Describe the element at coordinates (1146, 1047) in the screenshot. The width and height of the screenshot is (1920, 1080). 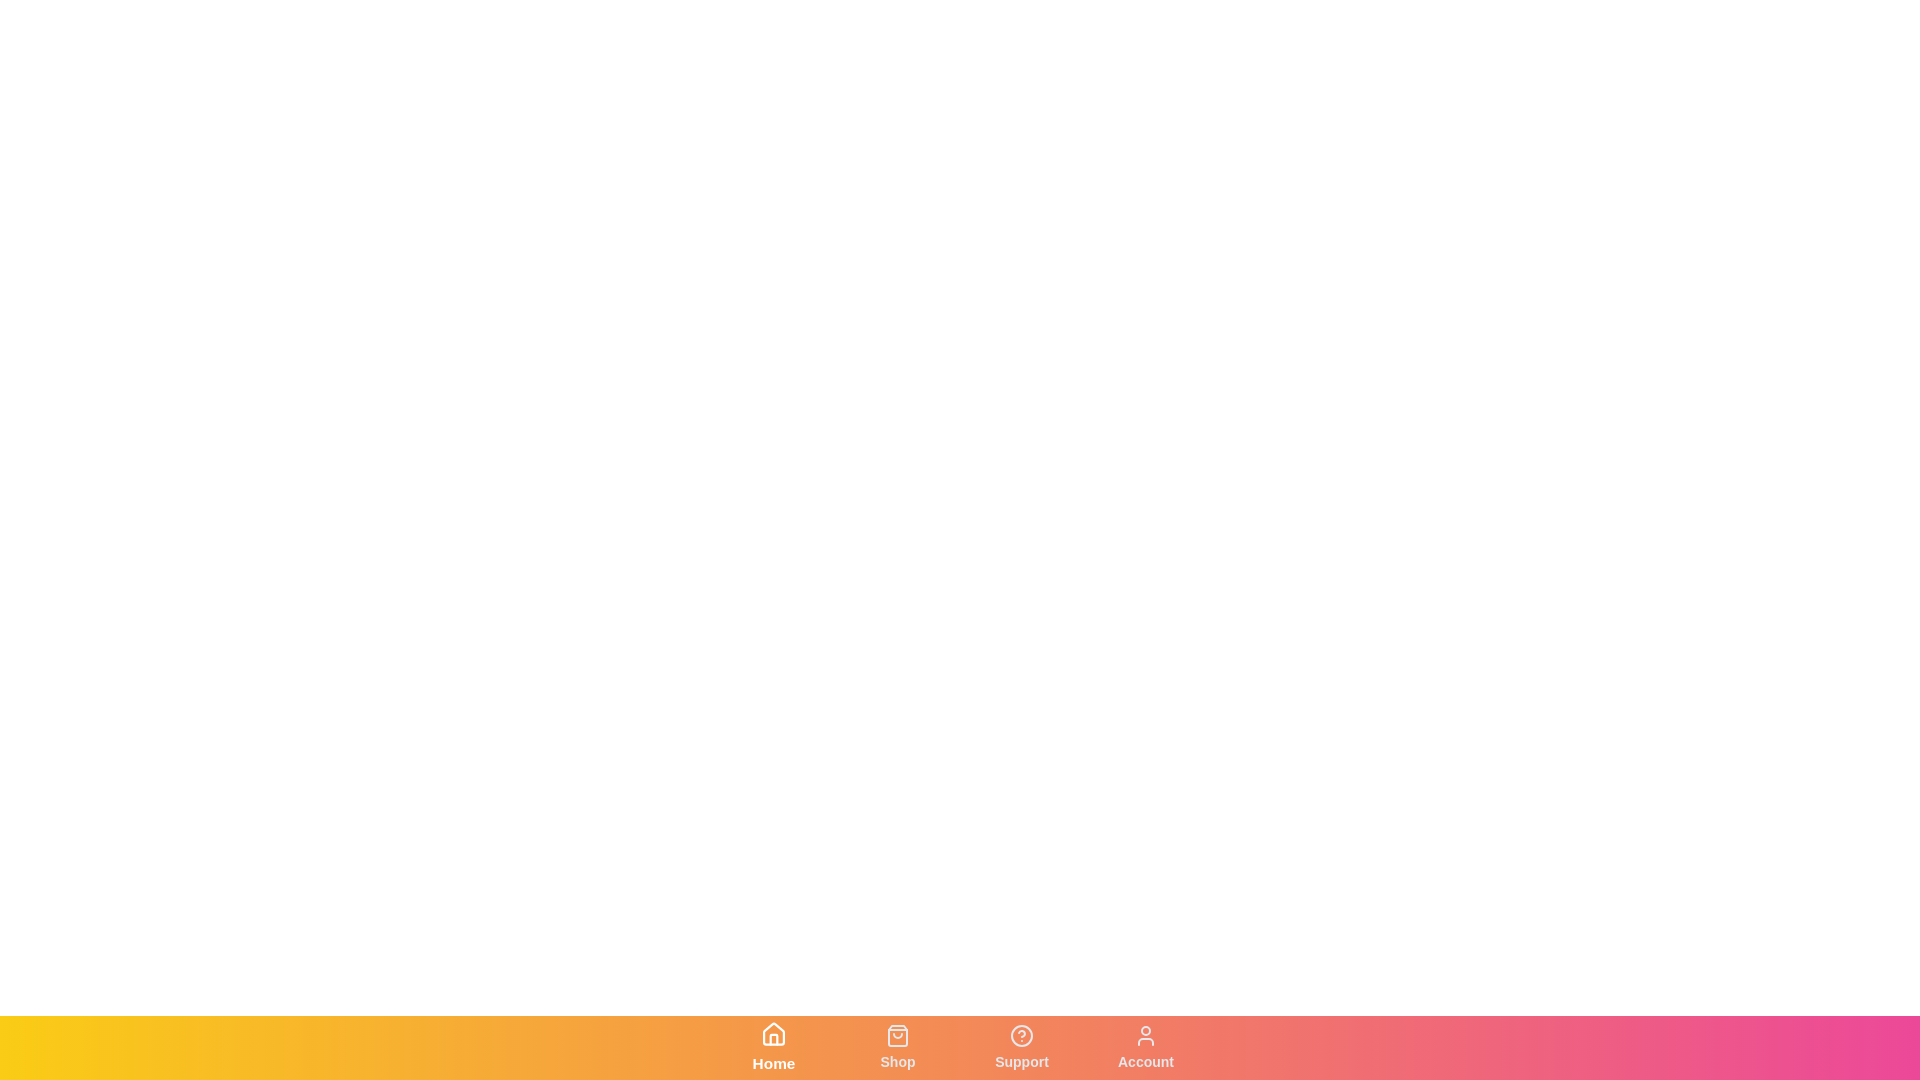
I see `the Account tab from the navigation bar` at that location.